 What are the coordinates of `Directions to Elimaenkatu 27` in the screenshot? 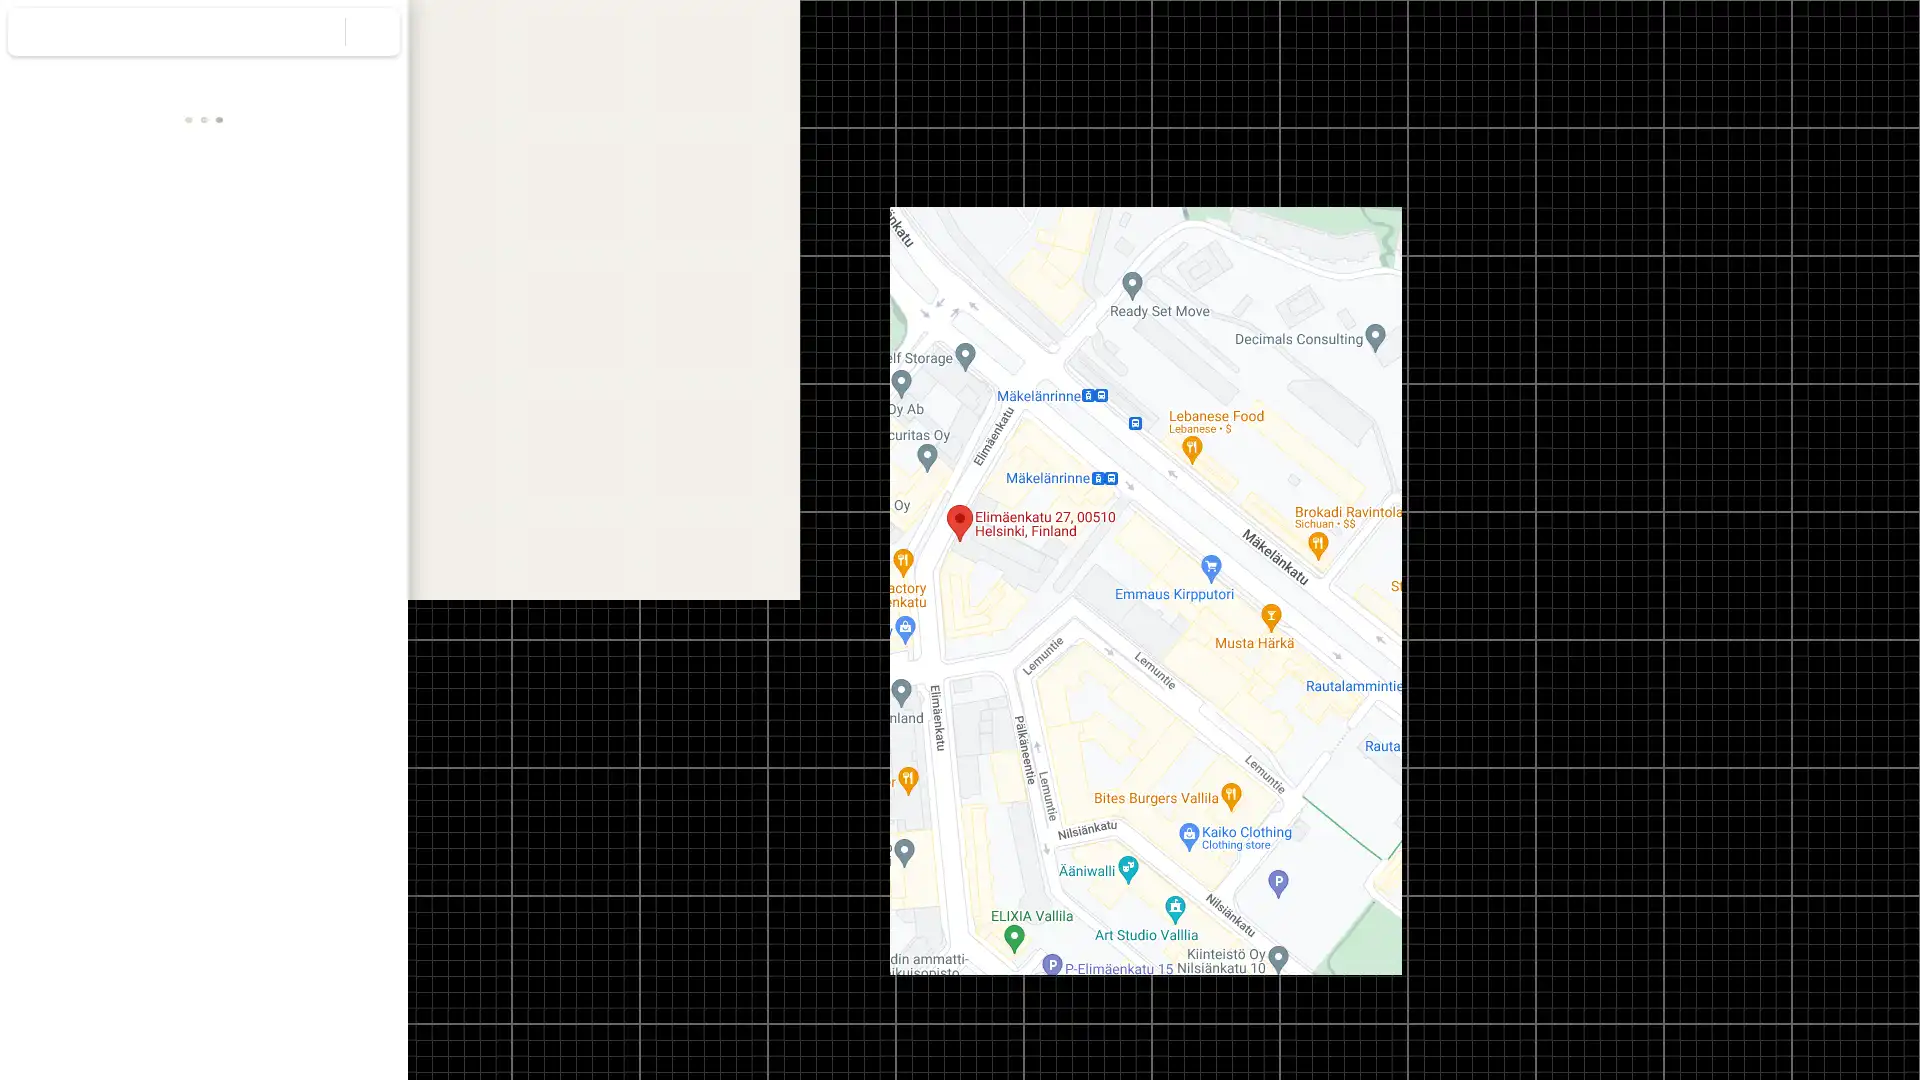 It's located at (57, 342).